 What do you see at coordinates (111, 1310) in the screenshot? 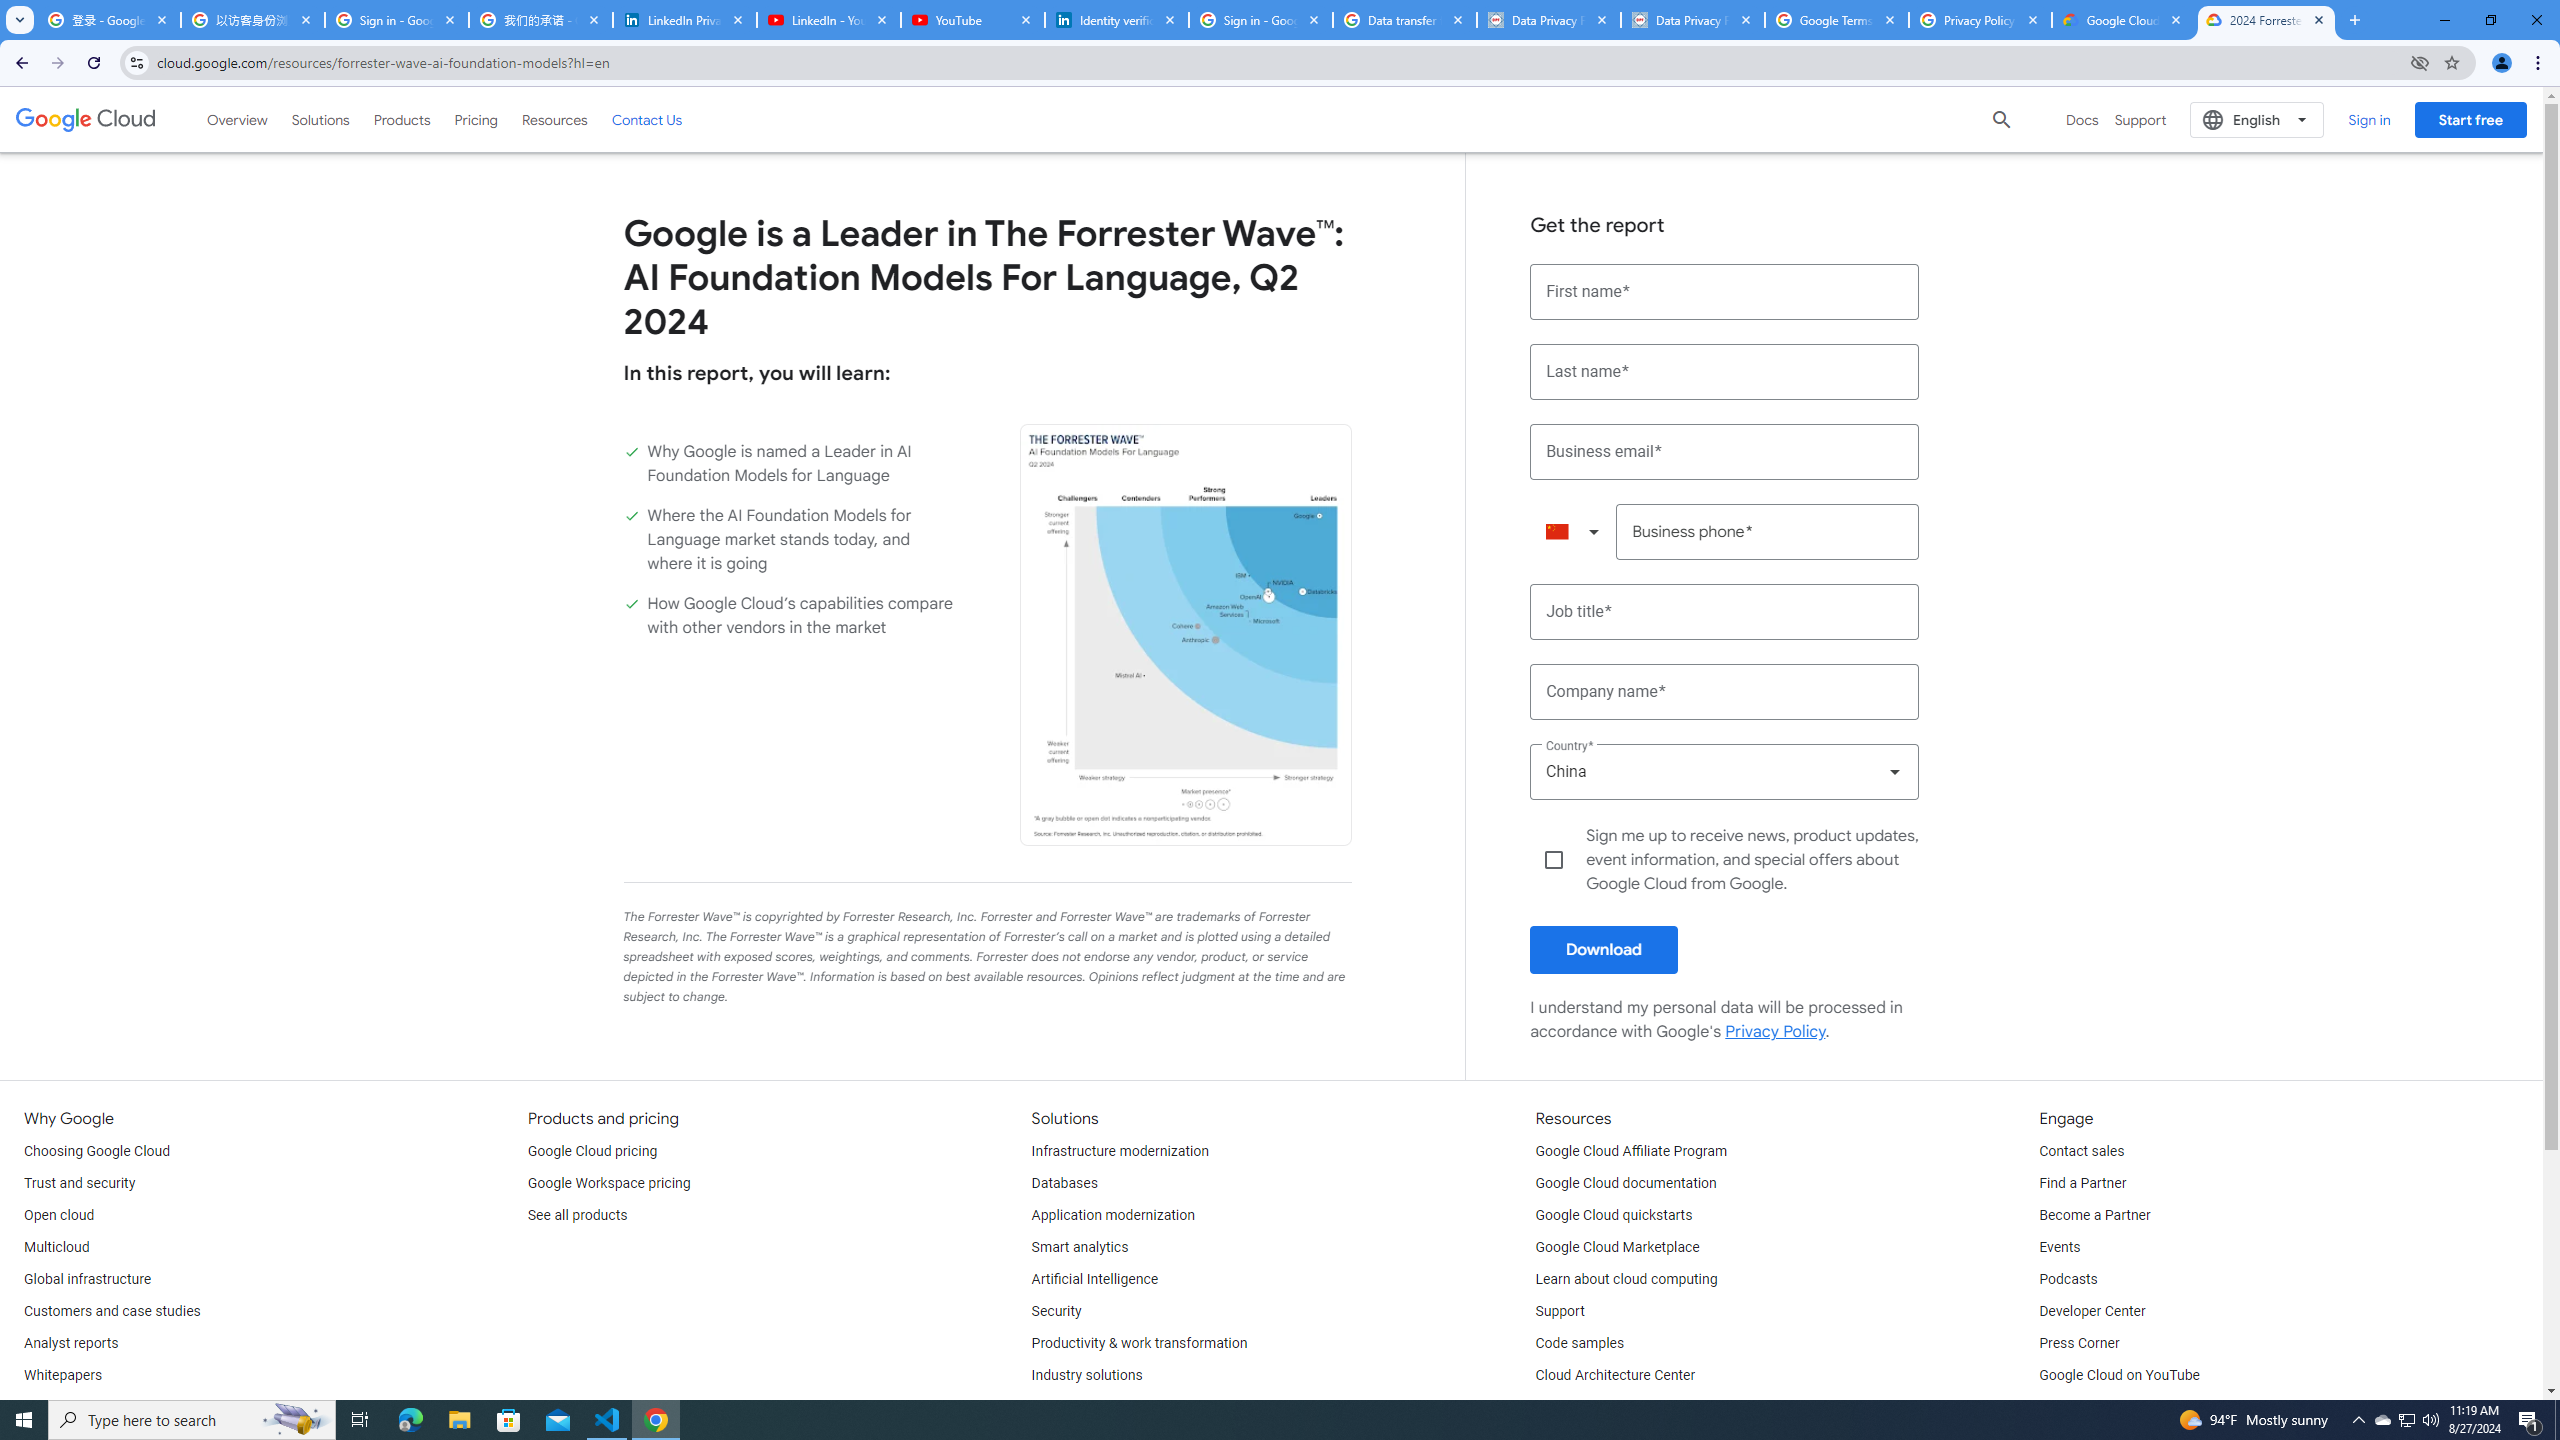
I see `'Customers and case studies'` at bounding box center [111, 1310].